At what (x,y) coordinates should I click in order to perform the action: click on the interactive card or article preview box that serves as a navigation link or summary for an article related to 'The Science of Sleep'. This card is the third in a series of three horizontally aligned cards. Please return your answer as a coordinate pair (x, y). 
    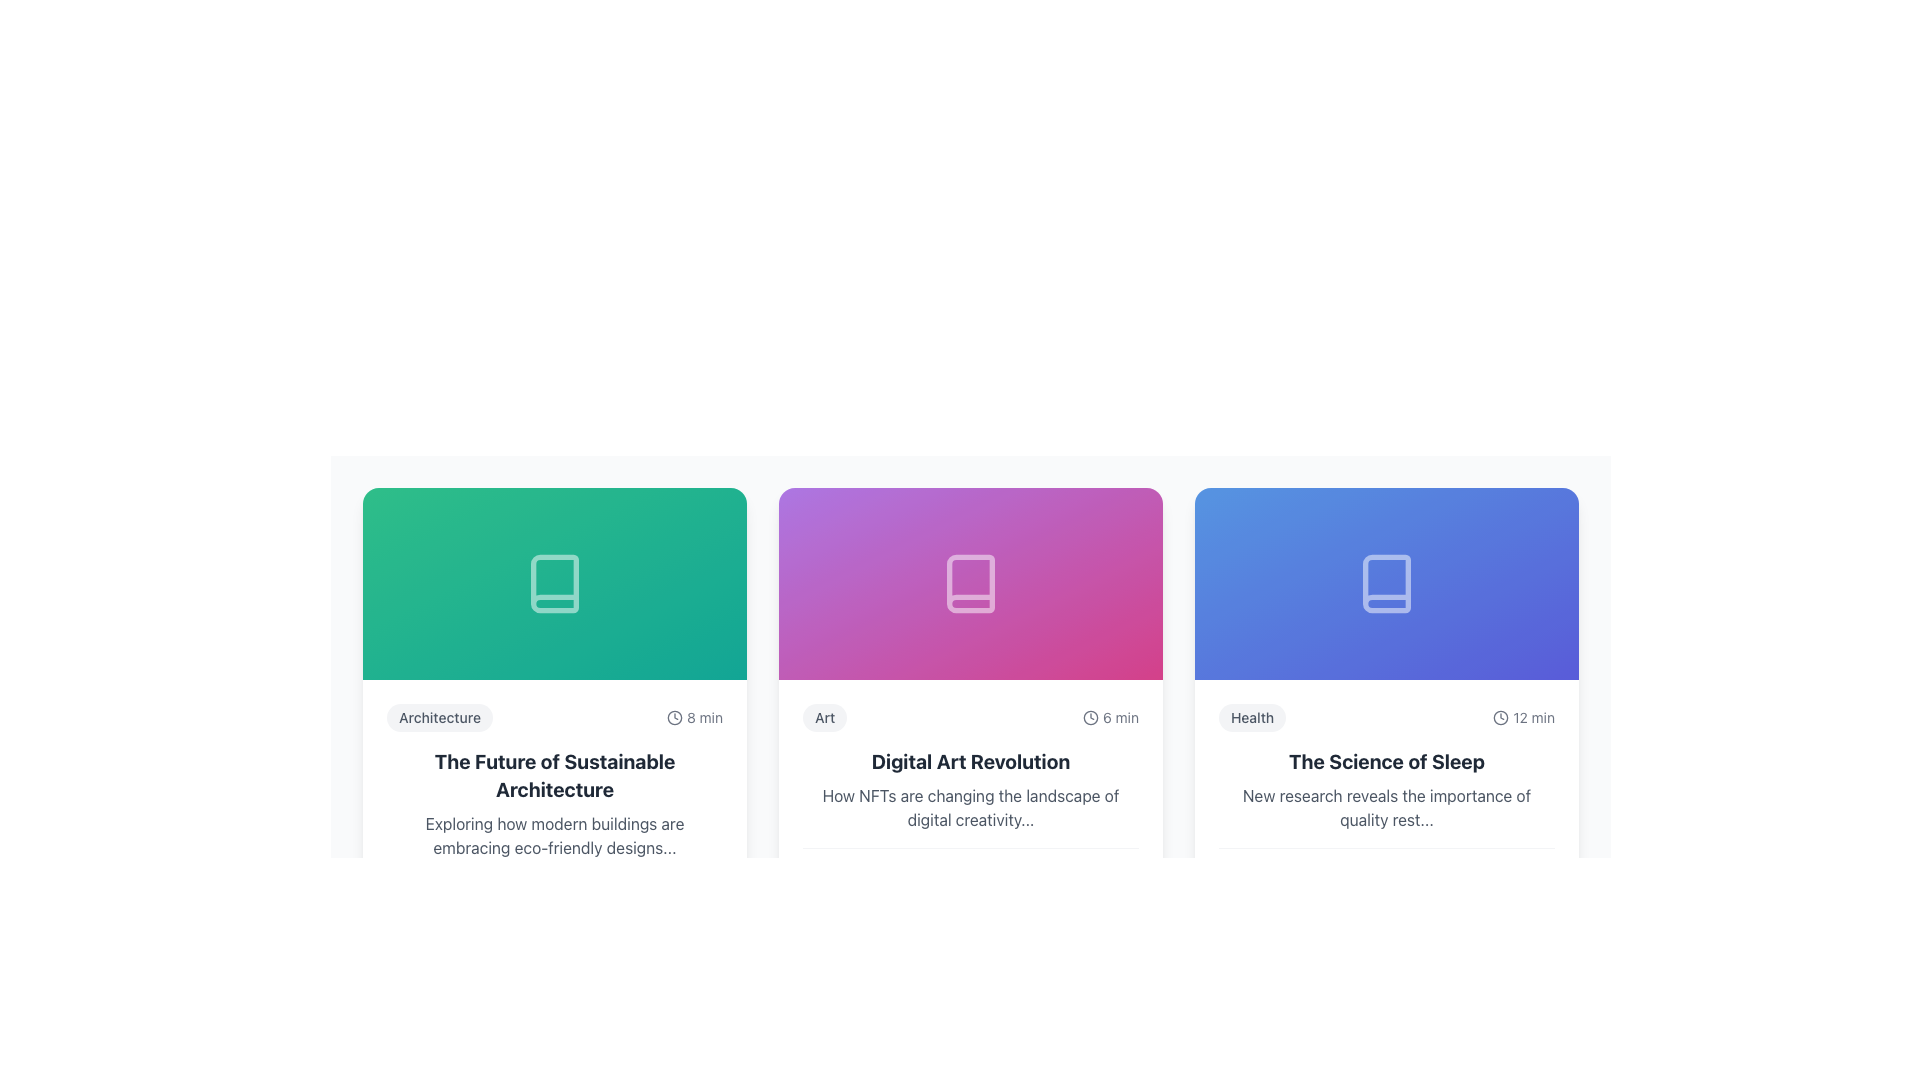
    Looking at the image, I should click on (1386, 801).